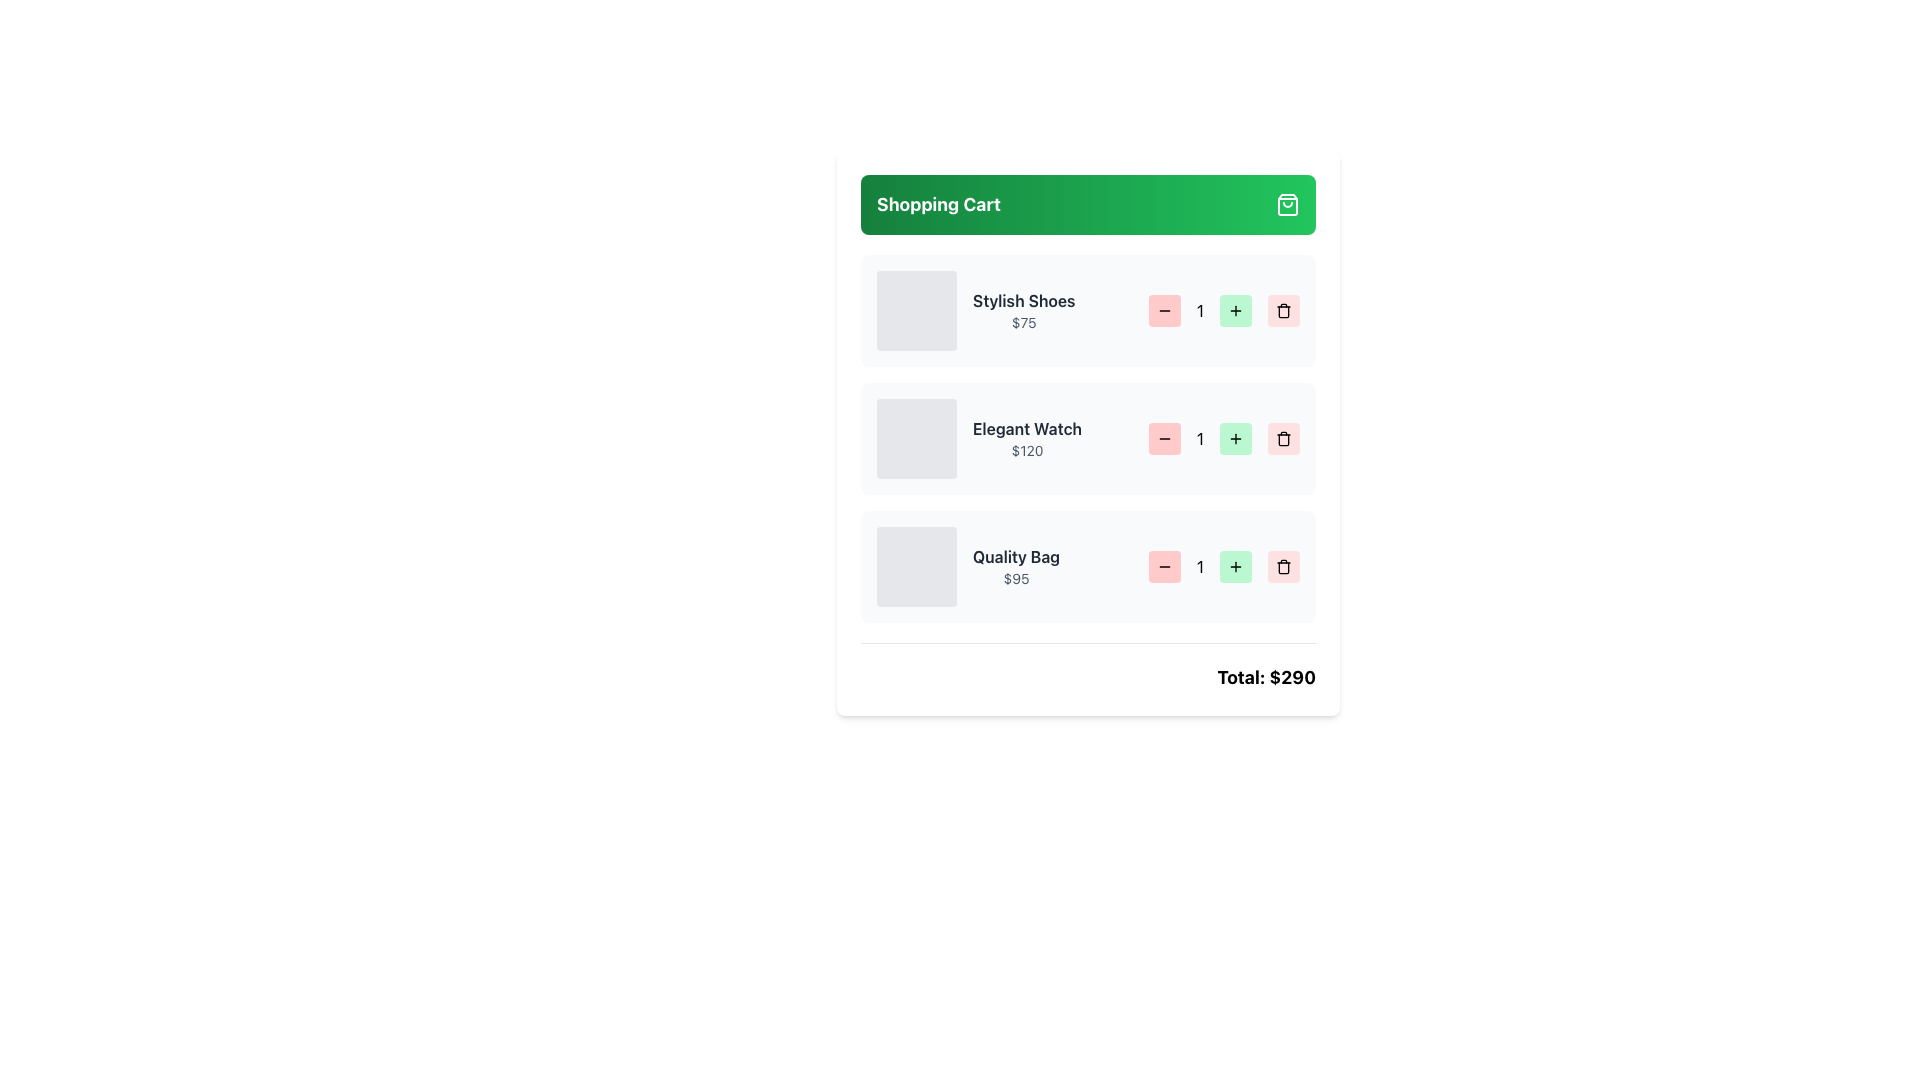 This screenshot has width=1920, height=1080. Describe the element at coordinates (937, 204) in the screenshot. I see `the static text label for the shopping cart section, which is positioned at the top-left corner of the green bar and serves as a title for the cart` at that location.